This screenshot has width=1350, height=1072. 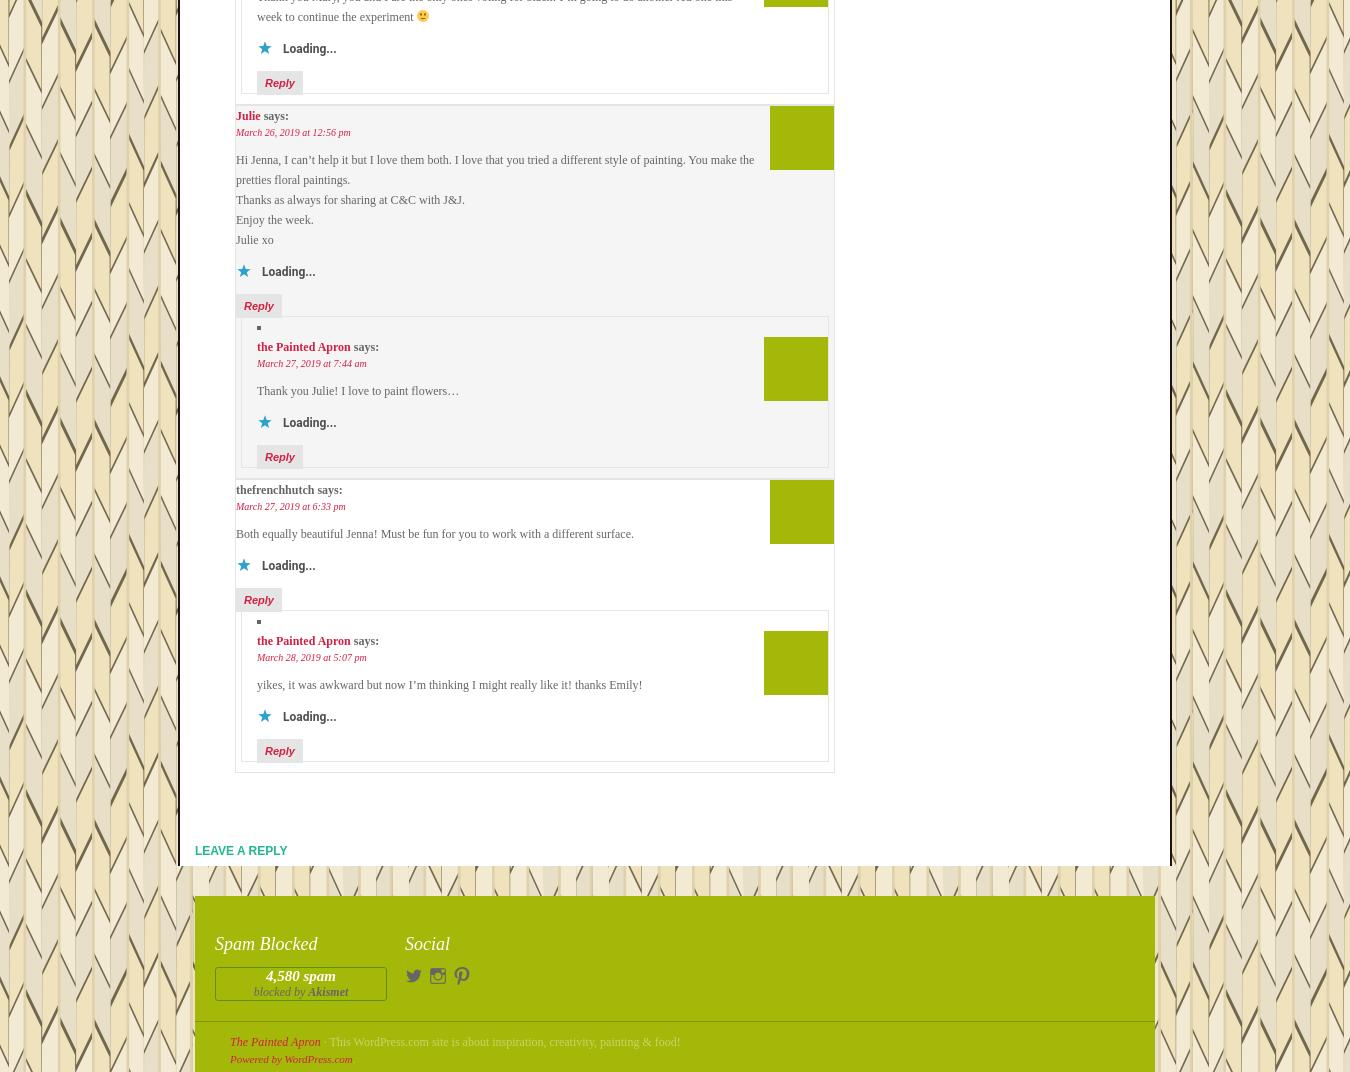 I want to click on 'March 27, 2019 at 7:44 am', so click(x=310, y=363).